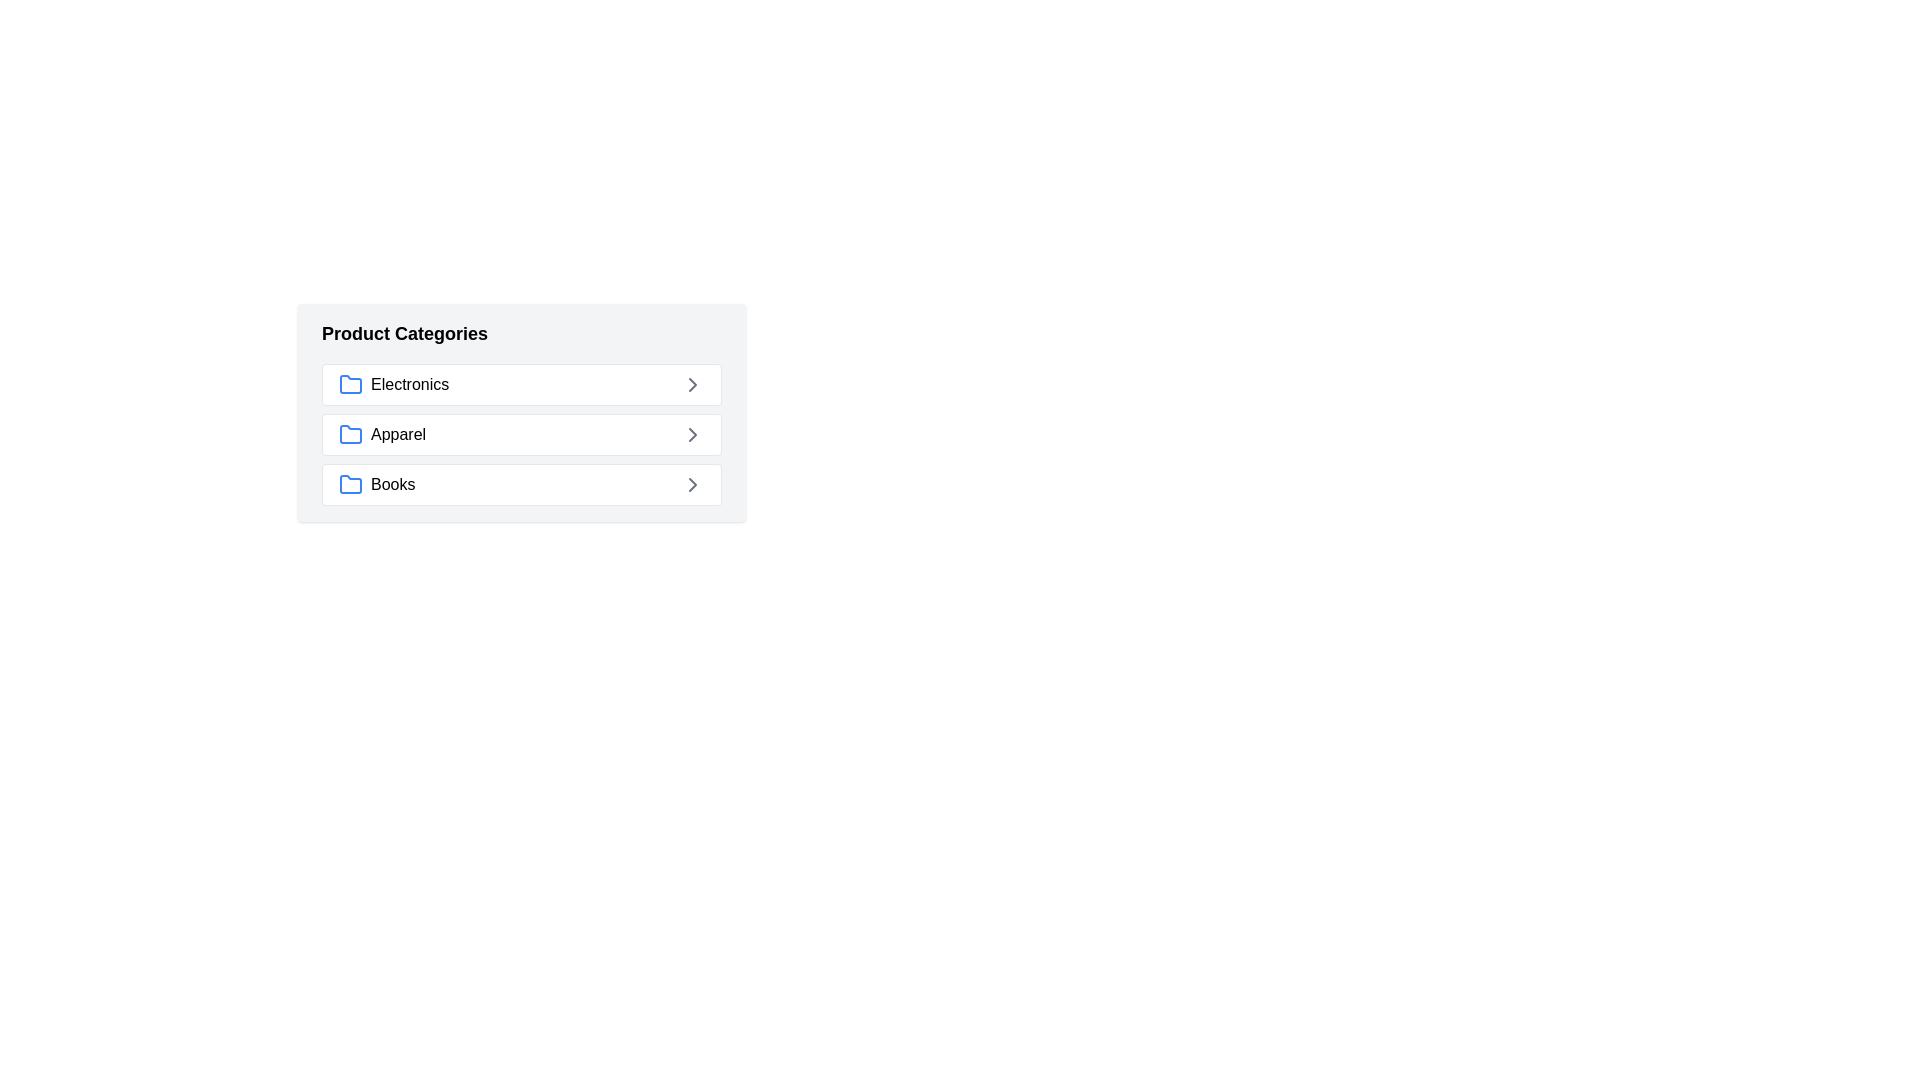 Image resolution: width=1920 pixels, height=1080 pixels. Describe the element at coordinates (350, 484) in the screenshot. I see `the blue outlined folder icon located in the third row of the 'Product Categories' list, adjacent to the text 'Books'` at that location.